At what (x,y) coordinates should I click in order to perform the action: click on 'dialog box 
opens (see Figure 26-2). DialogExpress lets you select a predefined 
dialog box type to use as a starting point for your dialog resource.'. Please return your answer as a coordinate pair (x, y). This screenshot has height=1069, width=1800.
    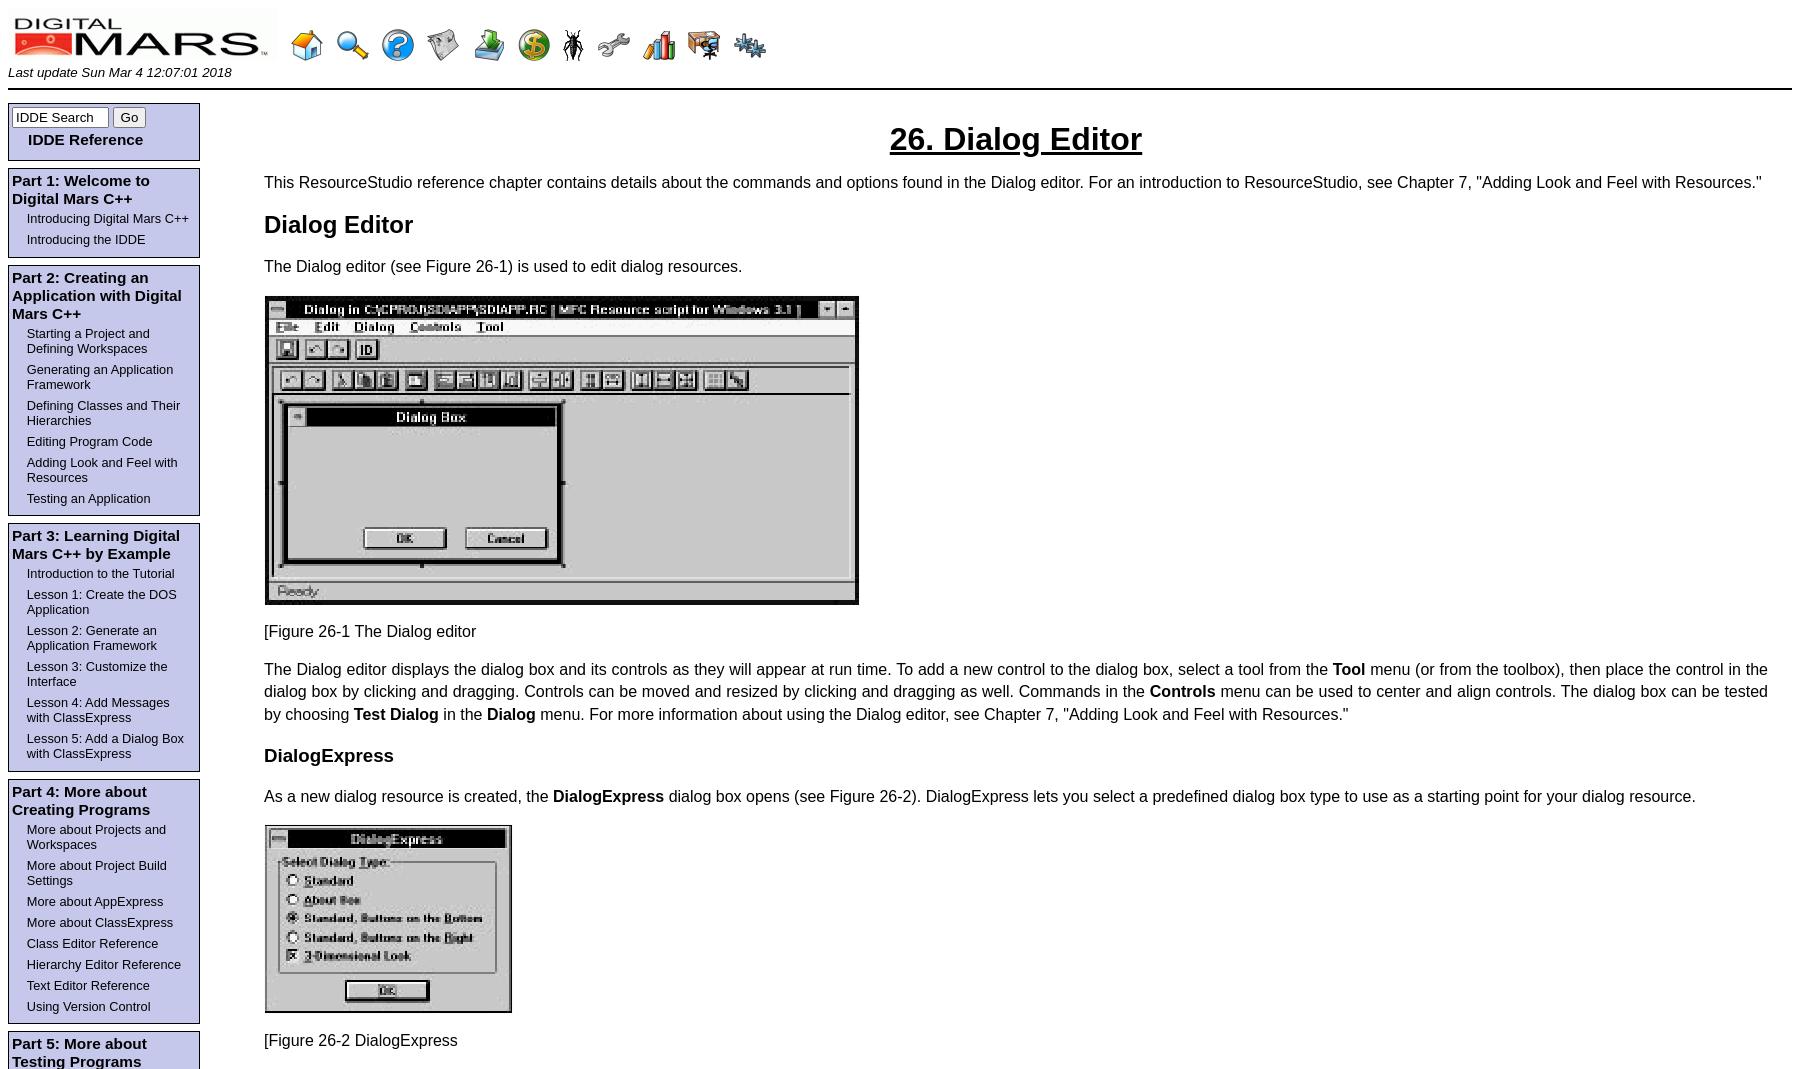
    Looking at the image, I should click on (1178, 796).